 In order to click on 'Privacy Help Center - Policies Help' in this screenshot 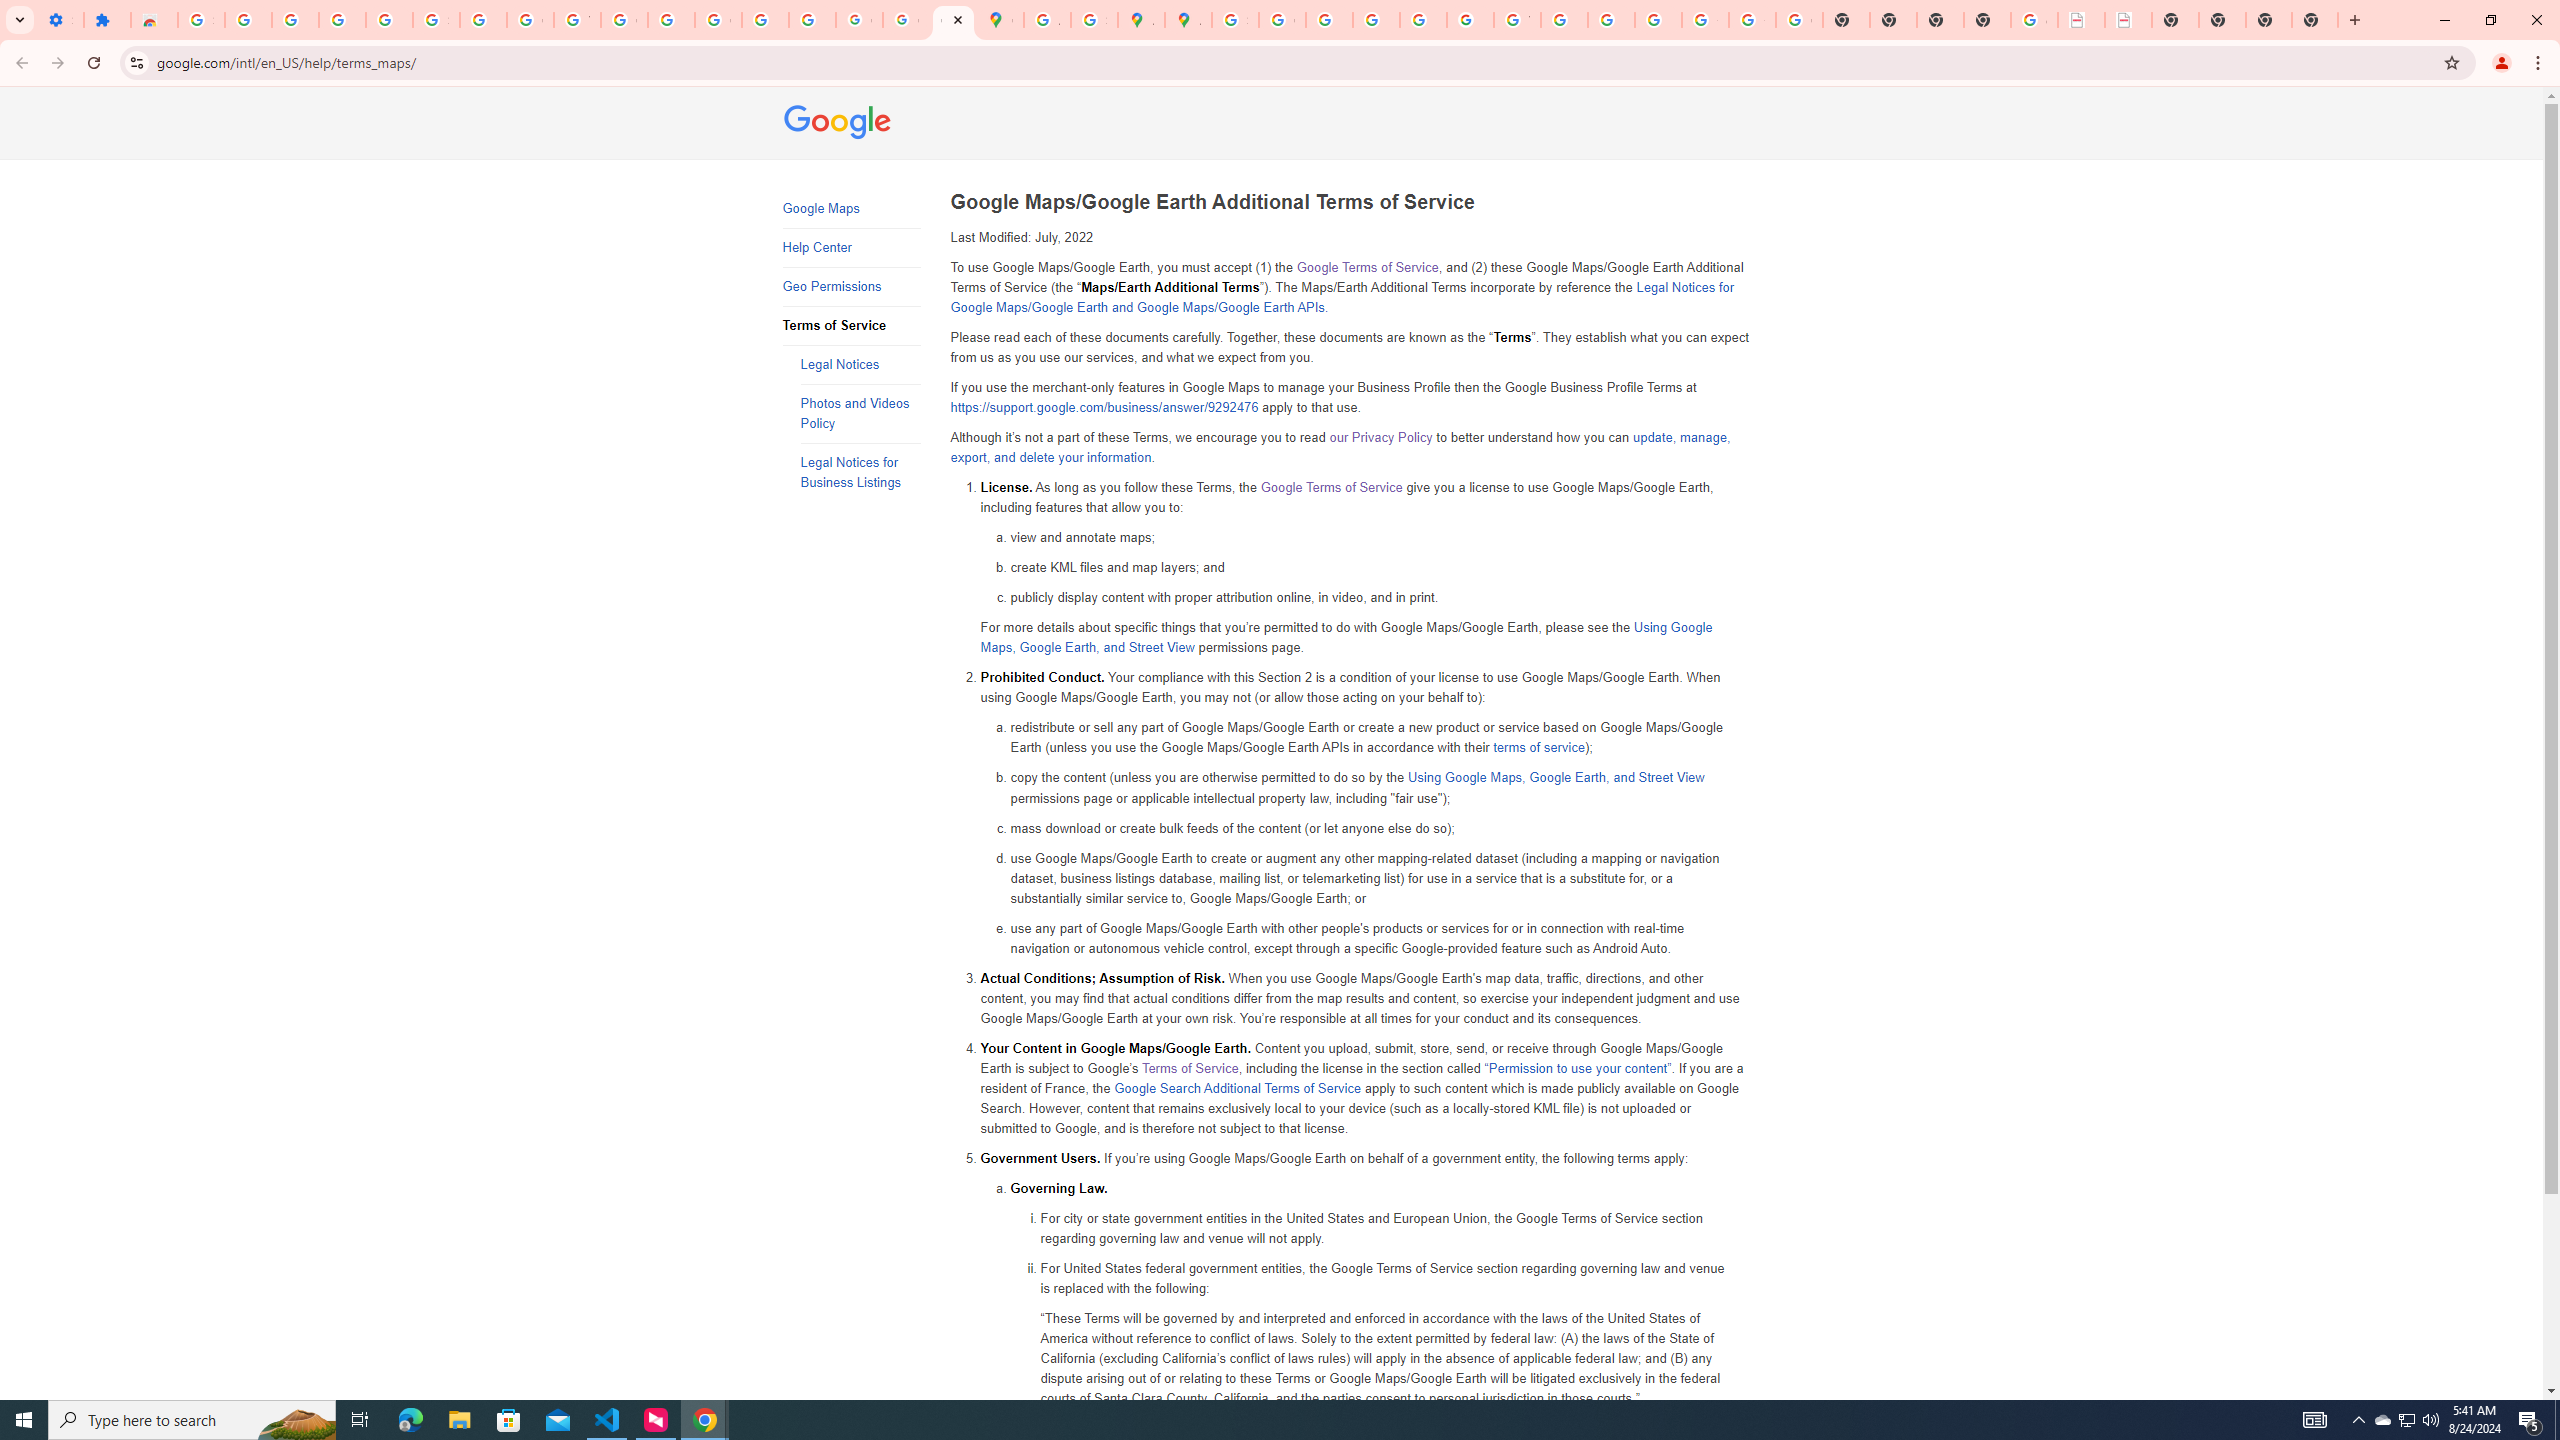, I will do `click(1375, 19)`.